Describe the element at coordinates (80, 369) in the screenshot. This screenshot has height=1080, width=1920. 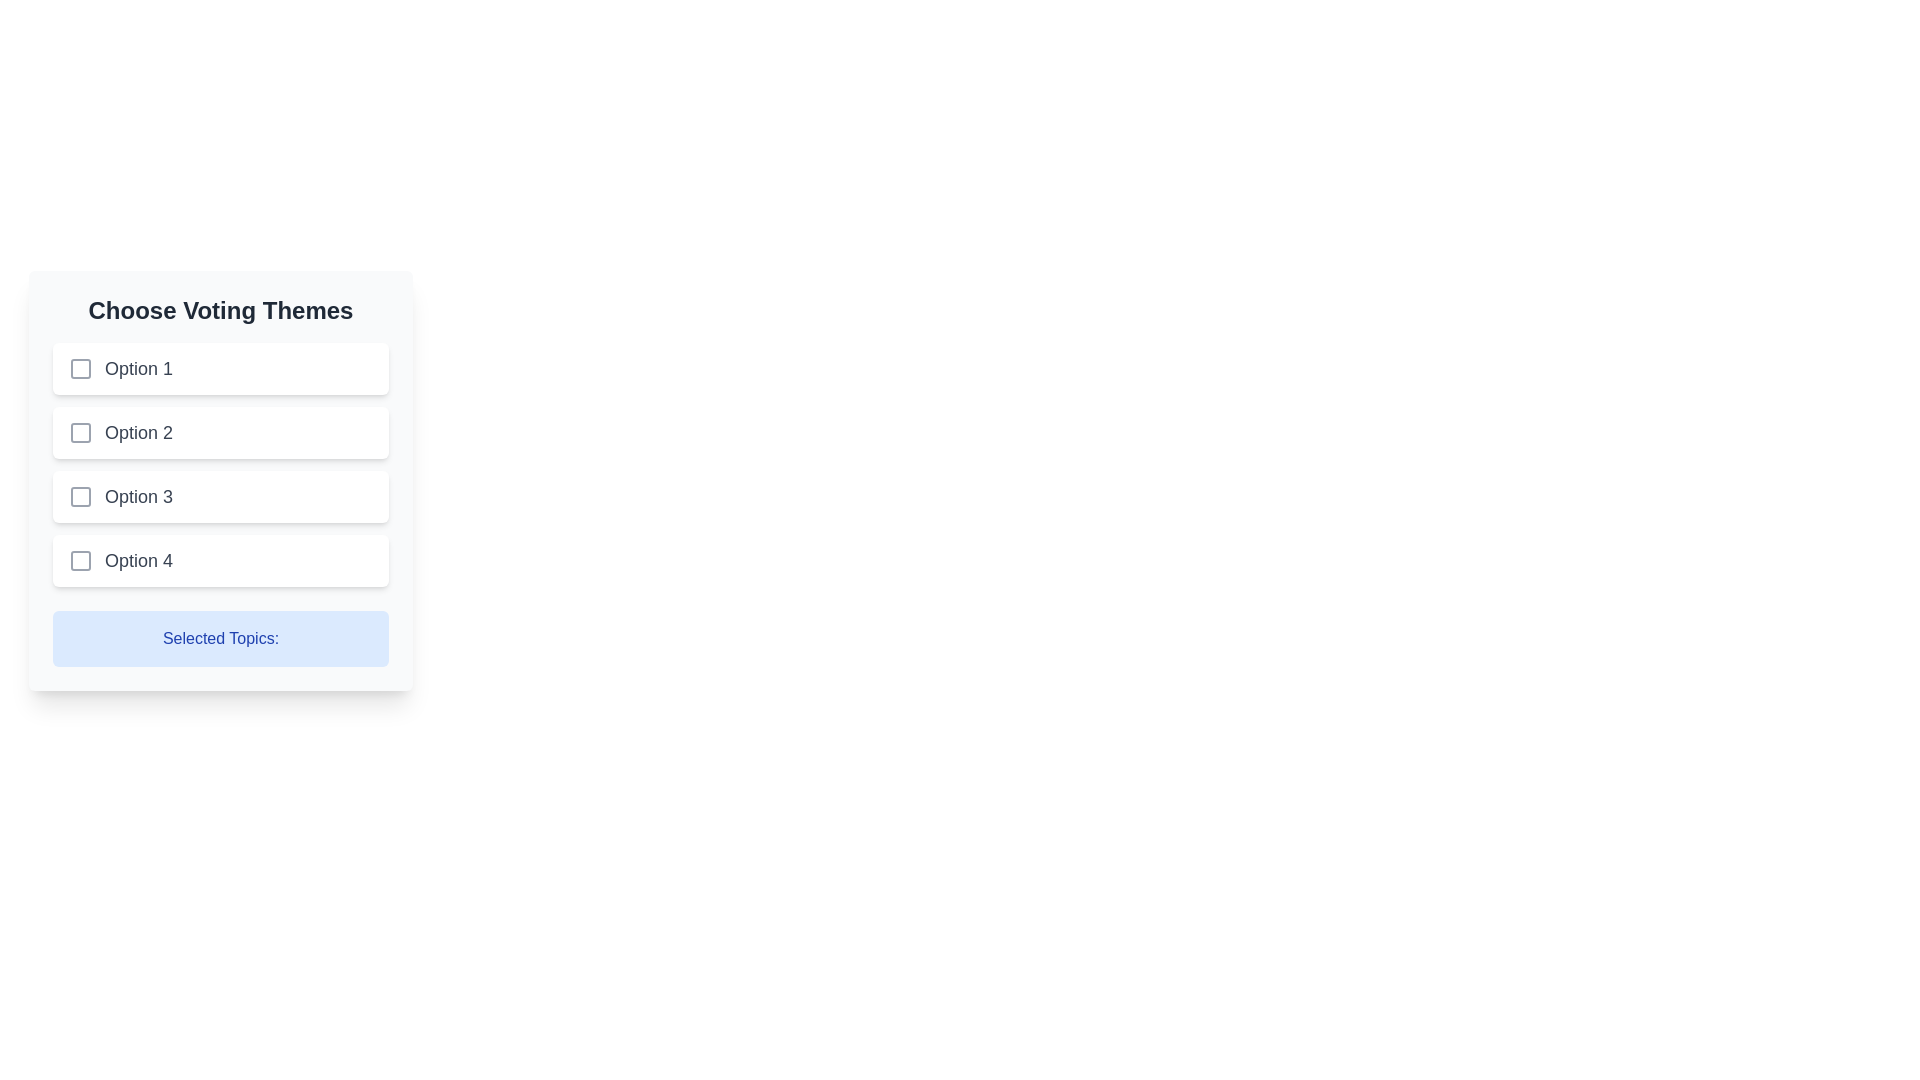
I see `the central portion of the first checkbox option in the 'Choose Voting Themes' list` at that location.